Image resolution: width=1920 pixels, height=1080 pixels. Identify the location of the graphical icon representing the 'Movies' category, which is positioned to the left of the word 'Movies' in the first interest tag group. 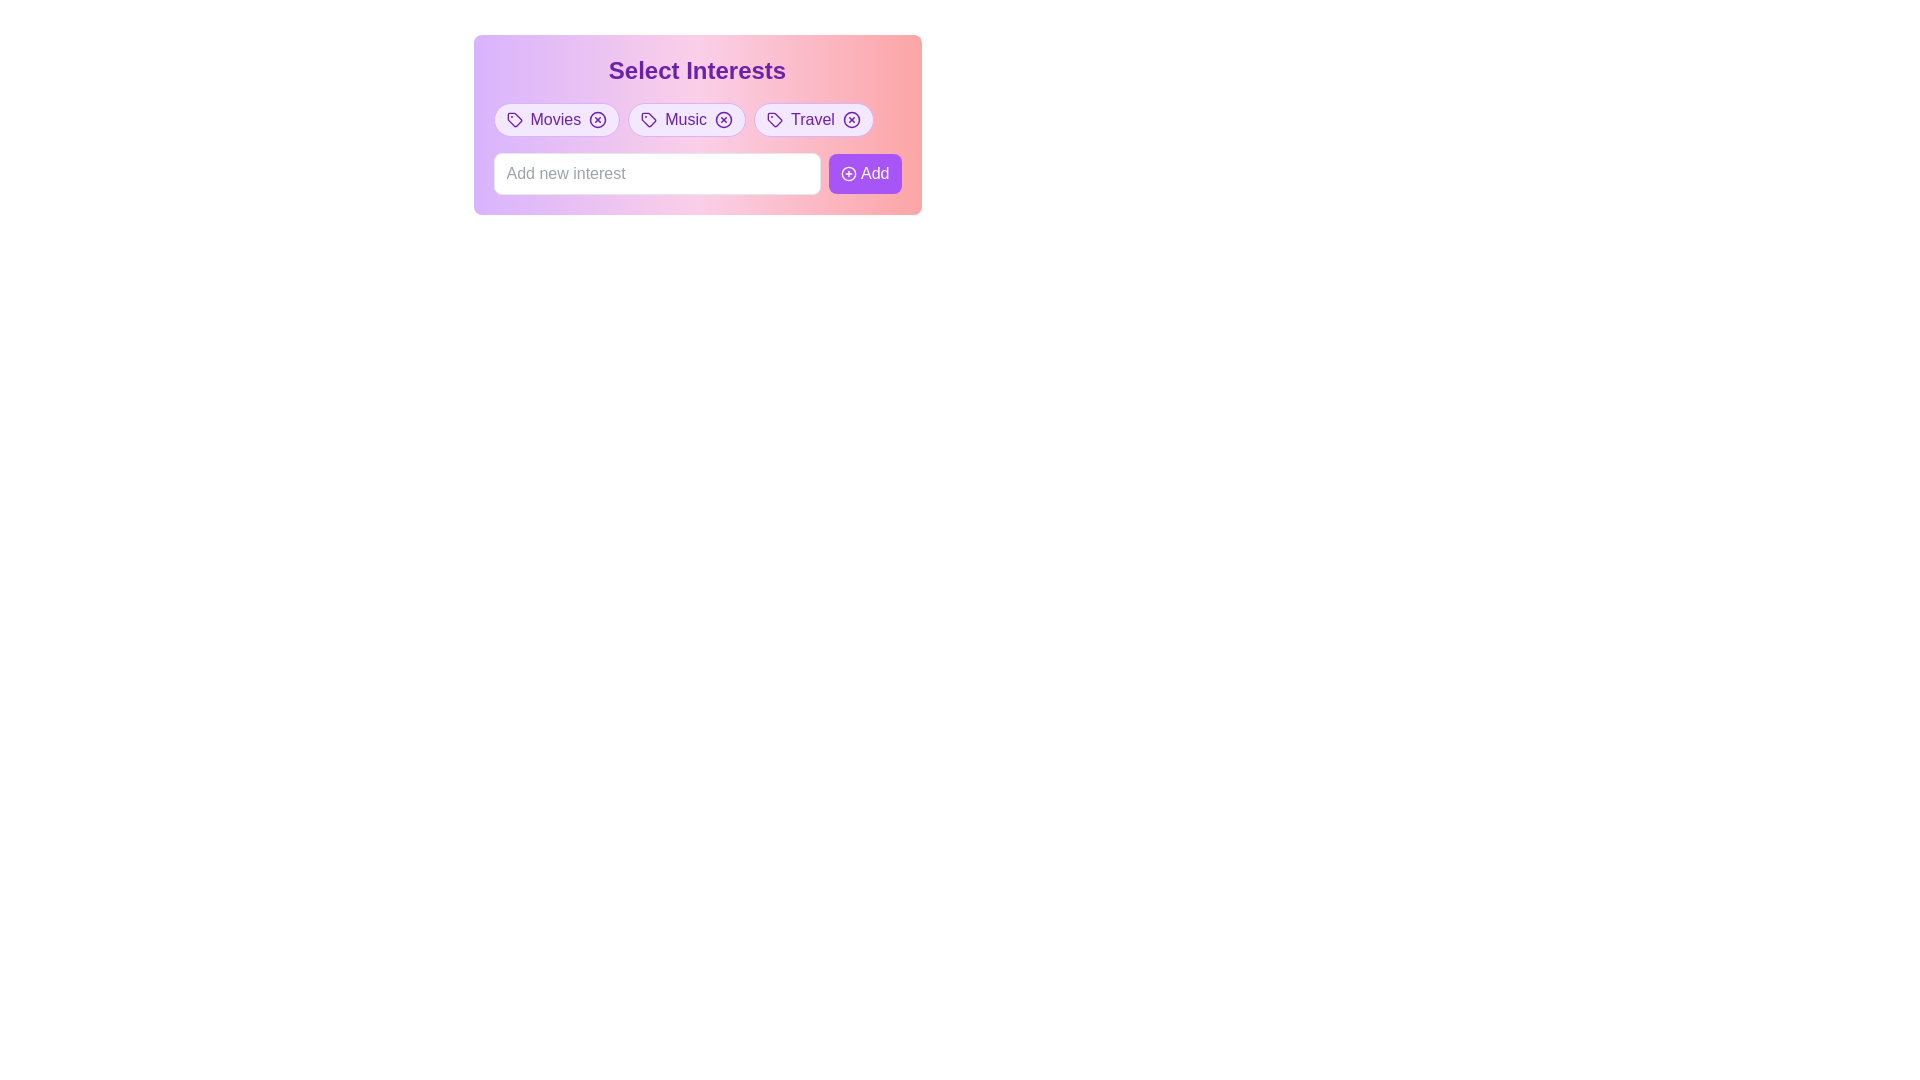
(514, 119).